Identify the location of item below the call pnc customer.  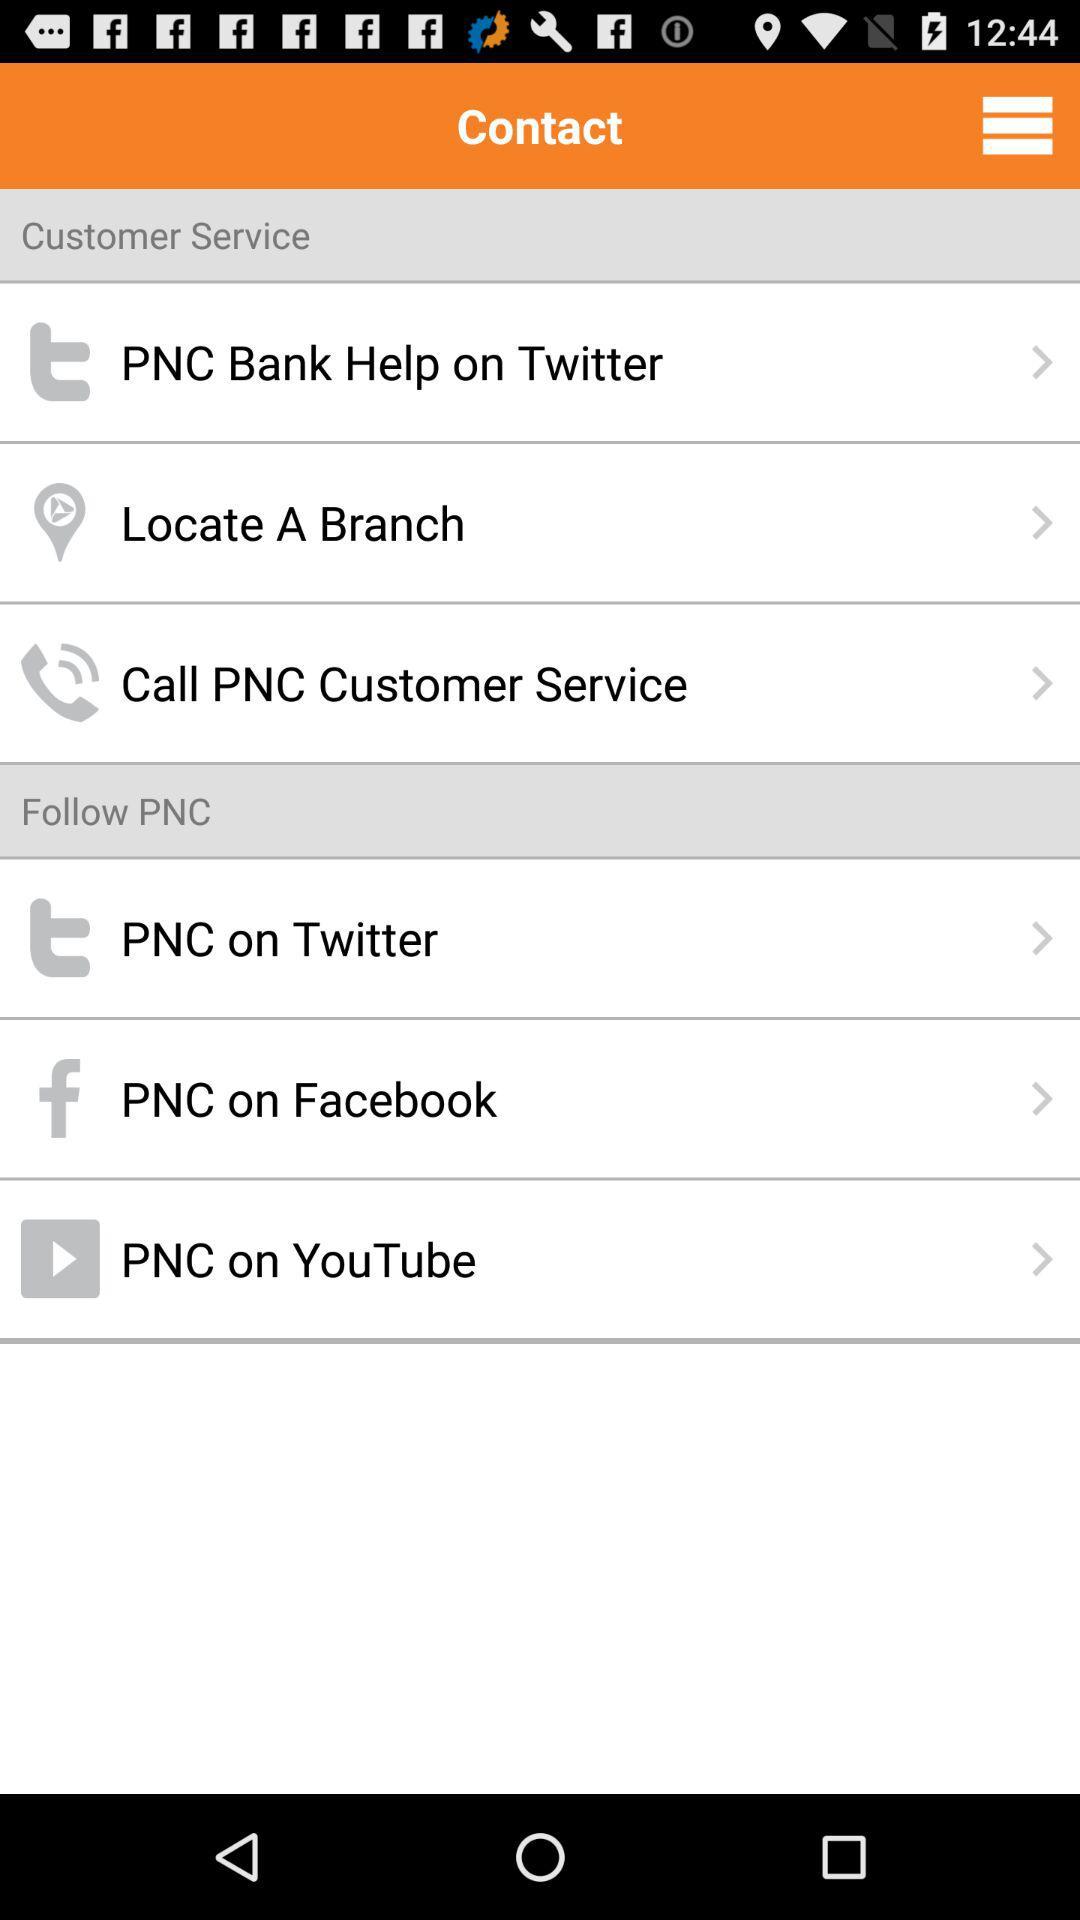
(116, 810).